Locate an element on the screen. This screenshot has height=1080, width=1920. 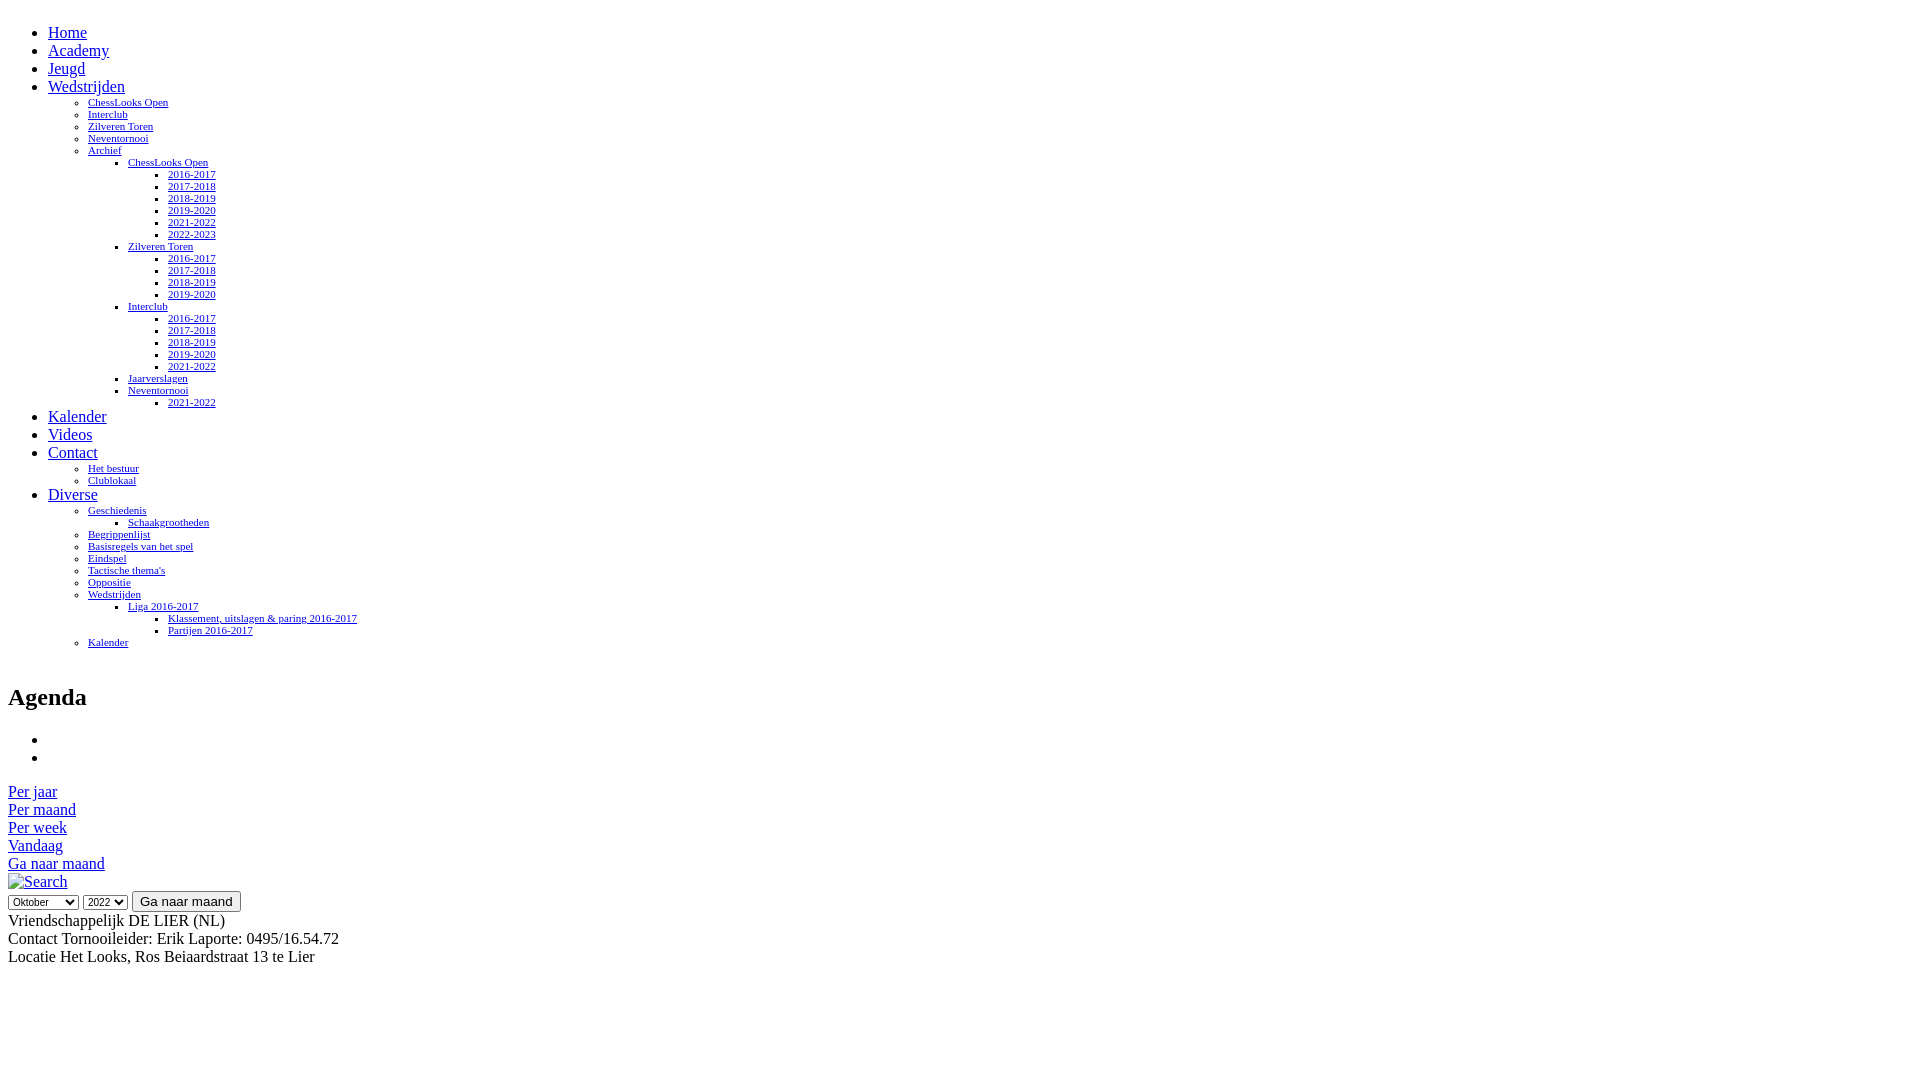
'2016-2017' is located at coordinates (192, 257).